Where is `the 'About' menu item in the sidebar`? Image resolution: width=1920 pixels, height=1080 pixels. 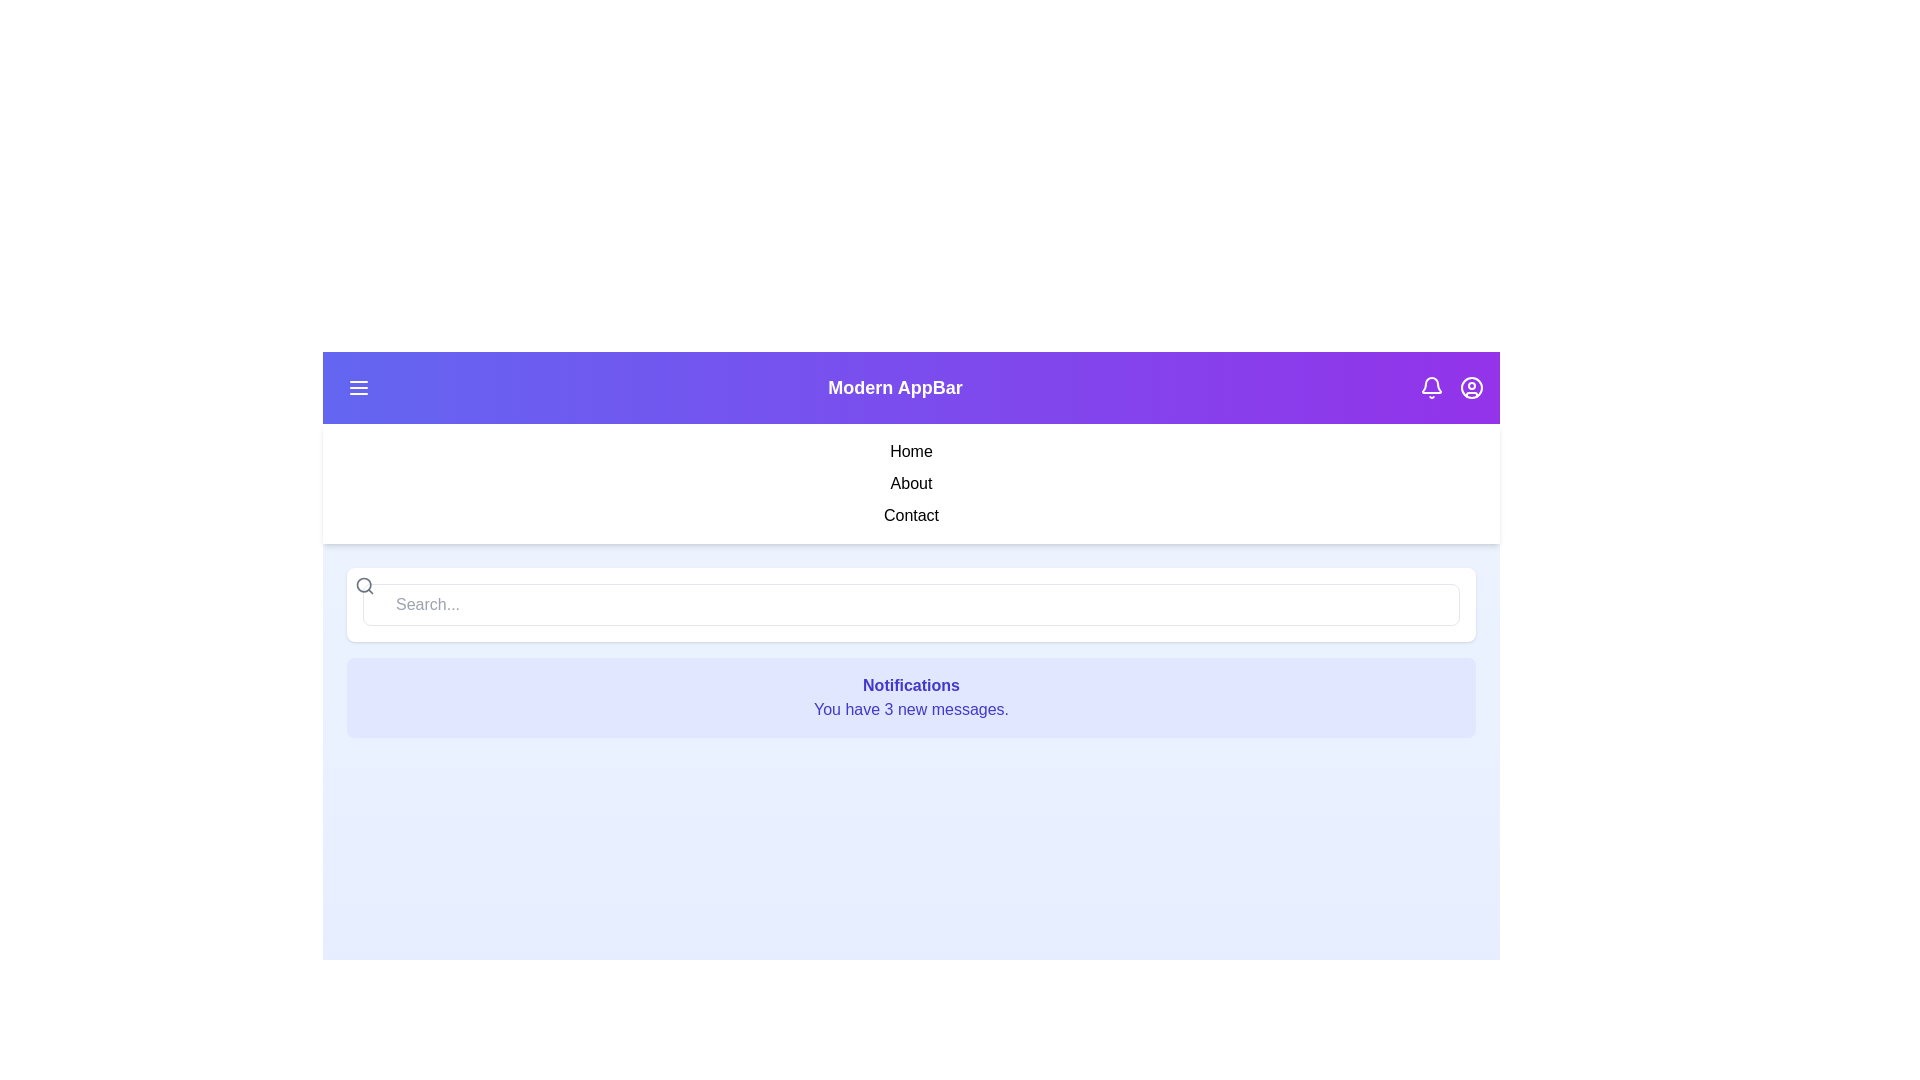
the 'About' menu item in the sidebar is located at coordinates (910, 483).